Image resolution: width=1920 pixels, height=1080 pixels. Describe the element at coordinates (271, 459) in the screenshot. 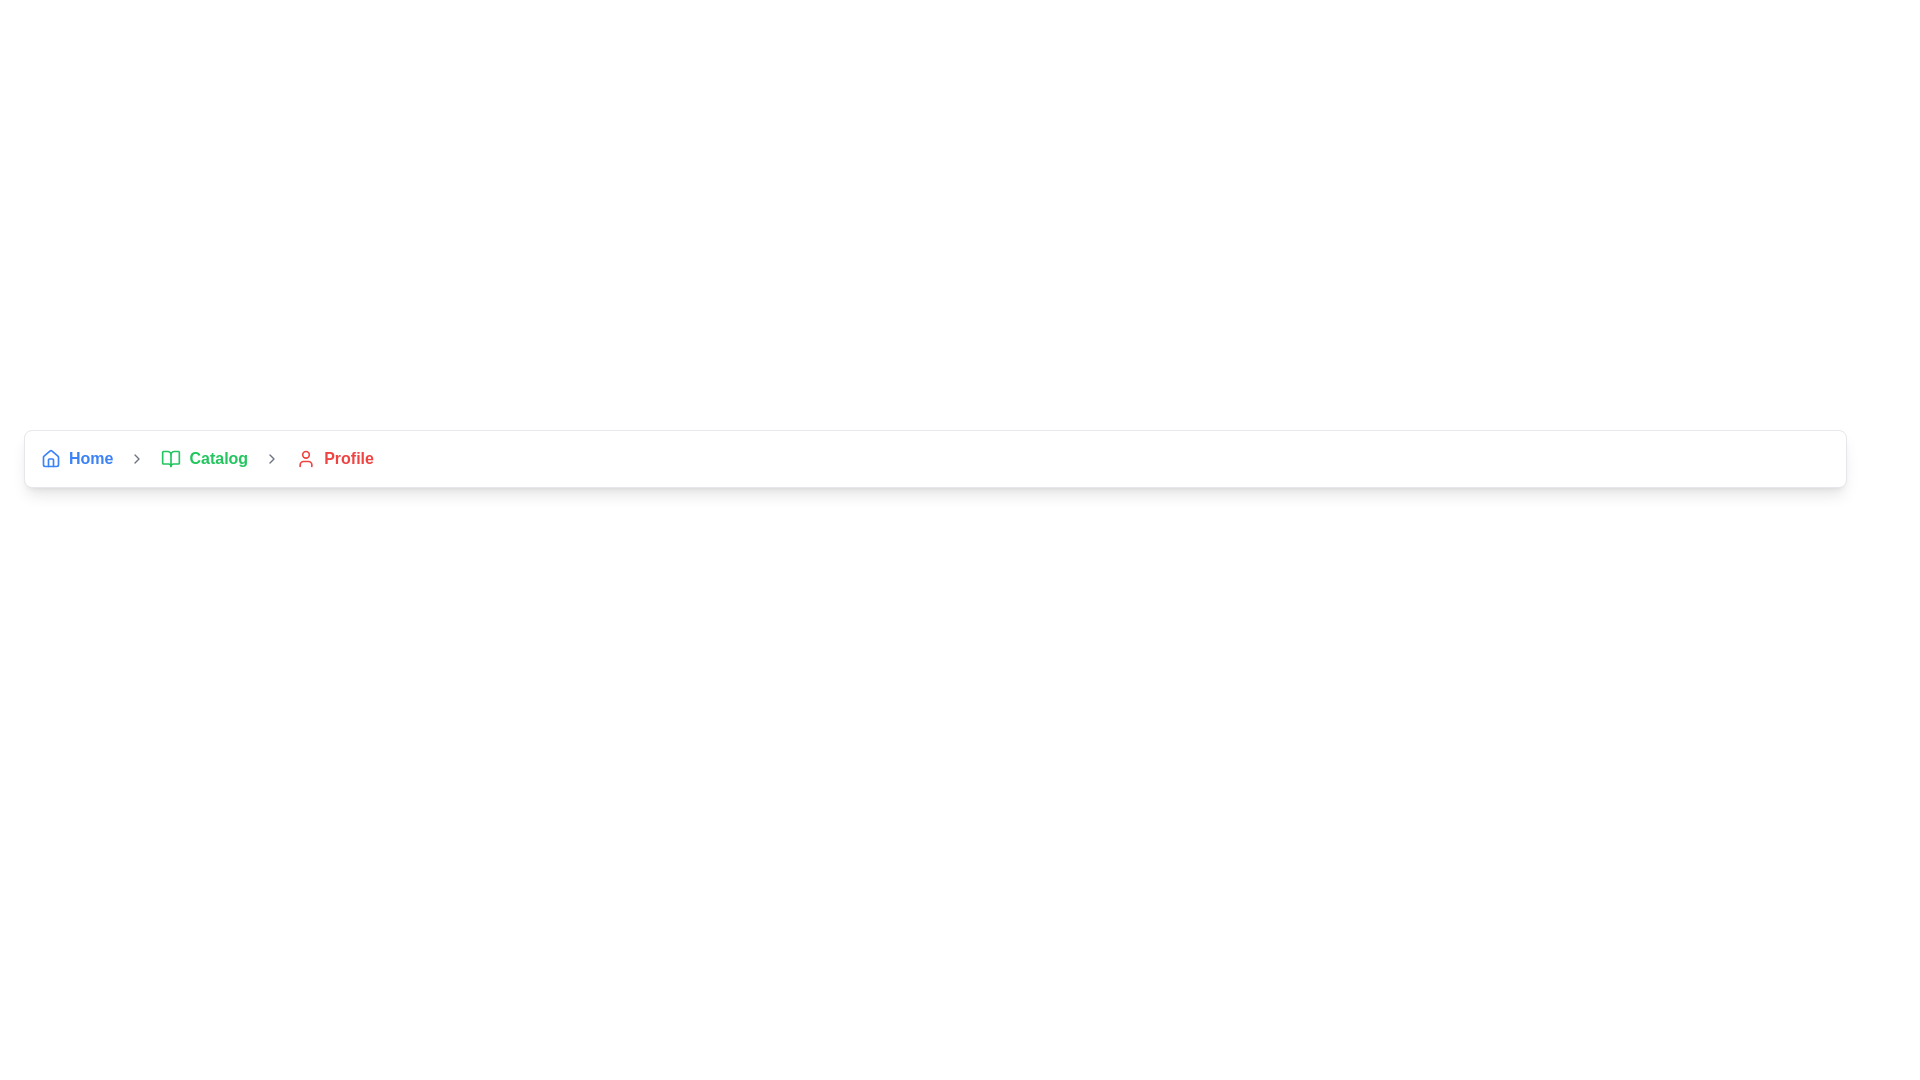

I see `the separator icon in the breadcrumb navigation that indicates progression from the 'Catalog' section to the 'Profile' section` at that location.